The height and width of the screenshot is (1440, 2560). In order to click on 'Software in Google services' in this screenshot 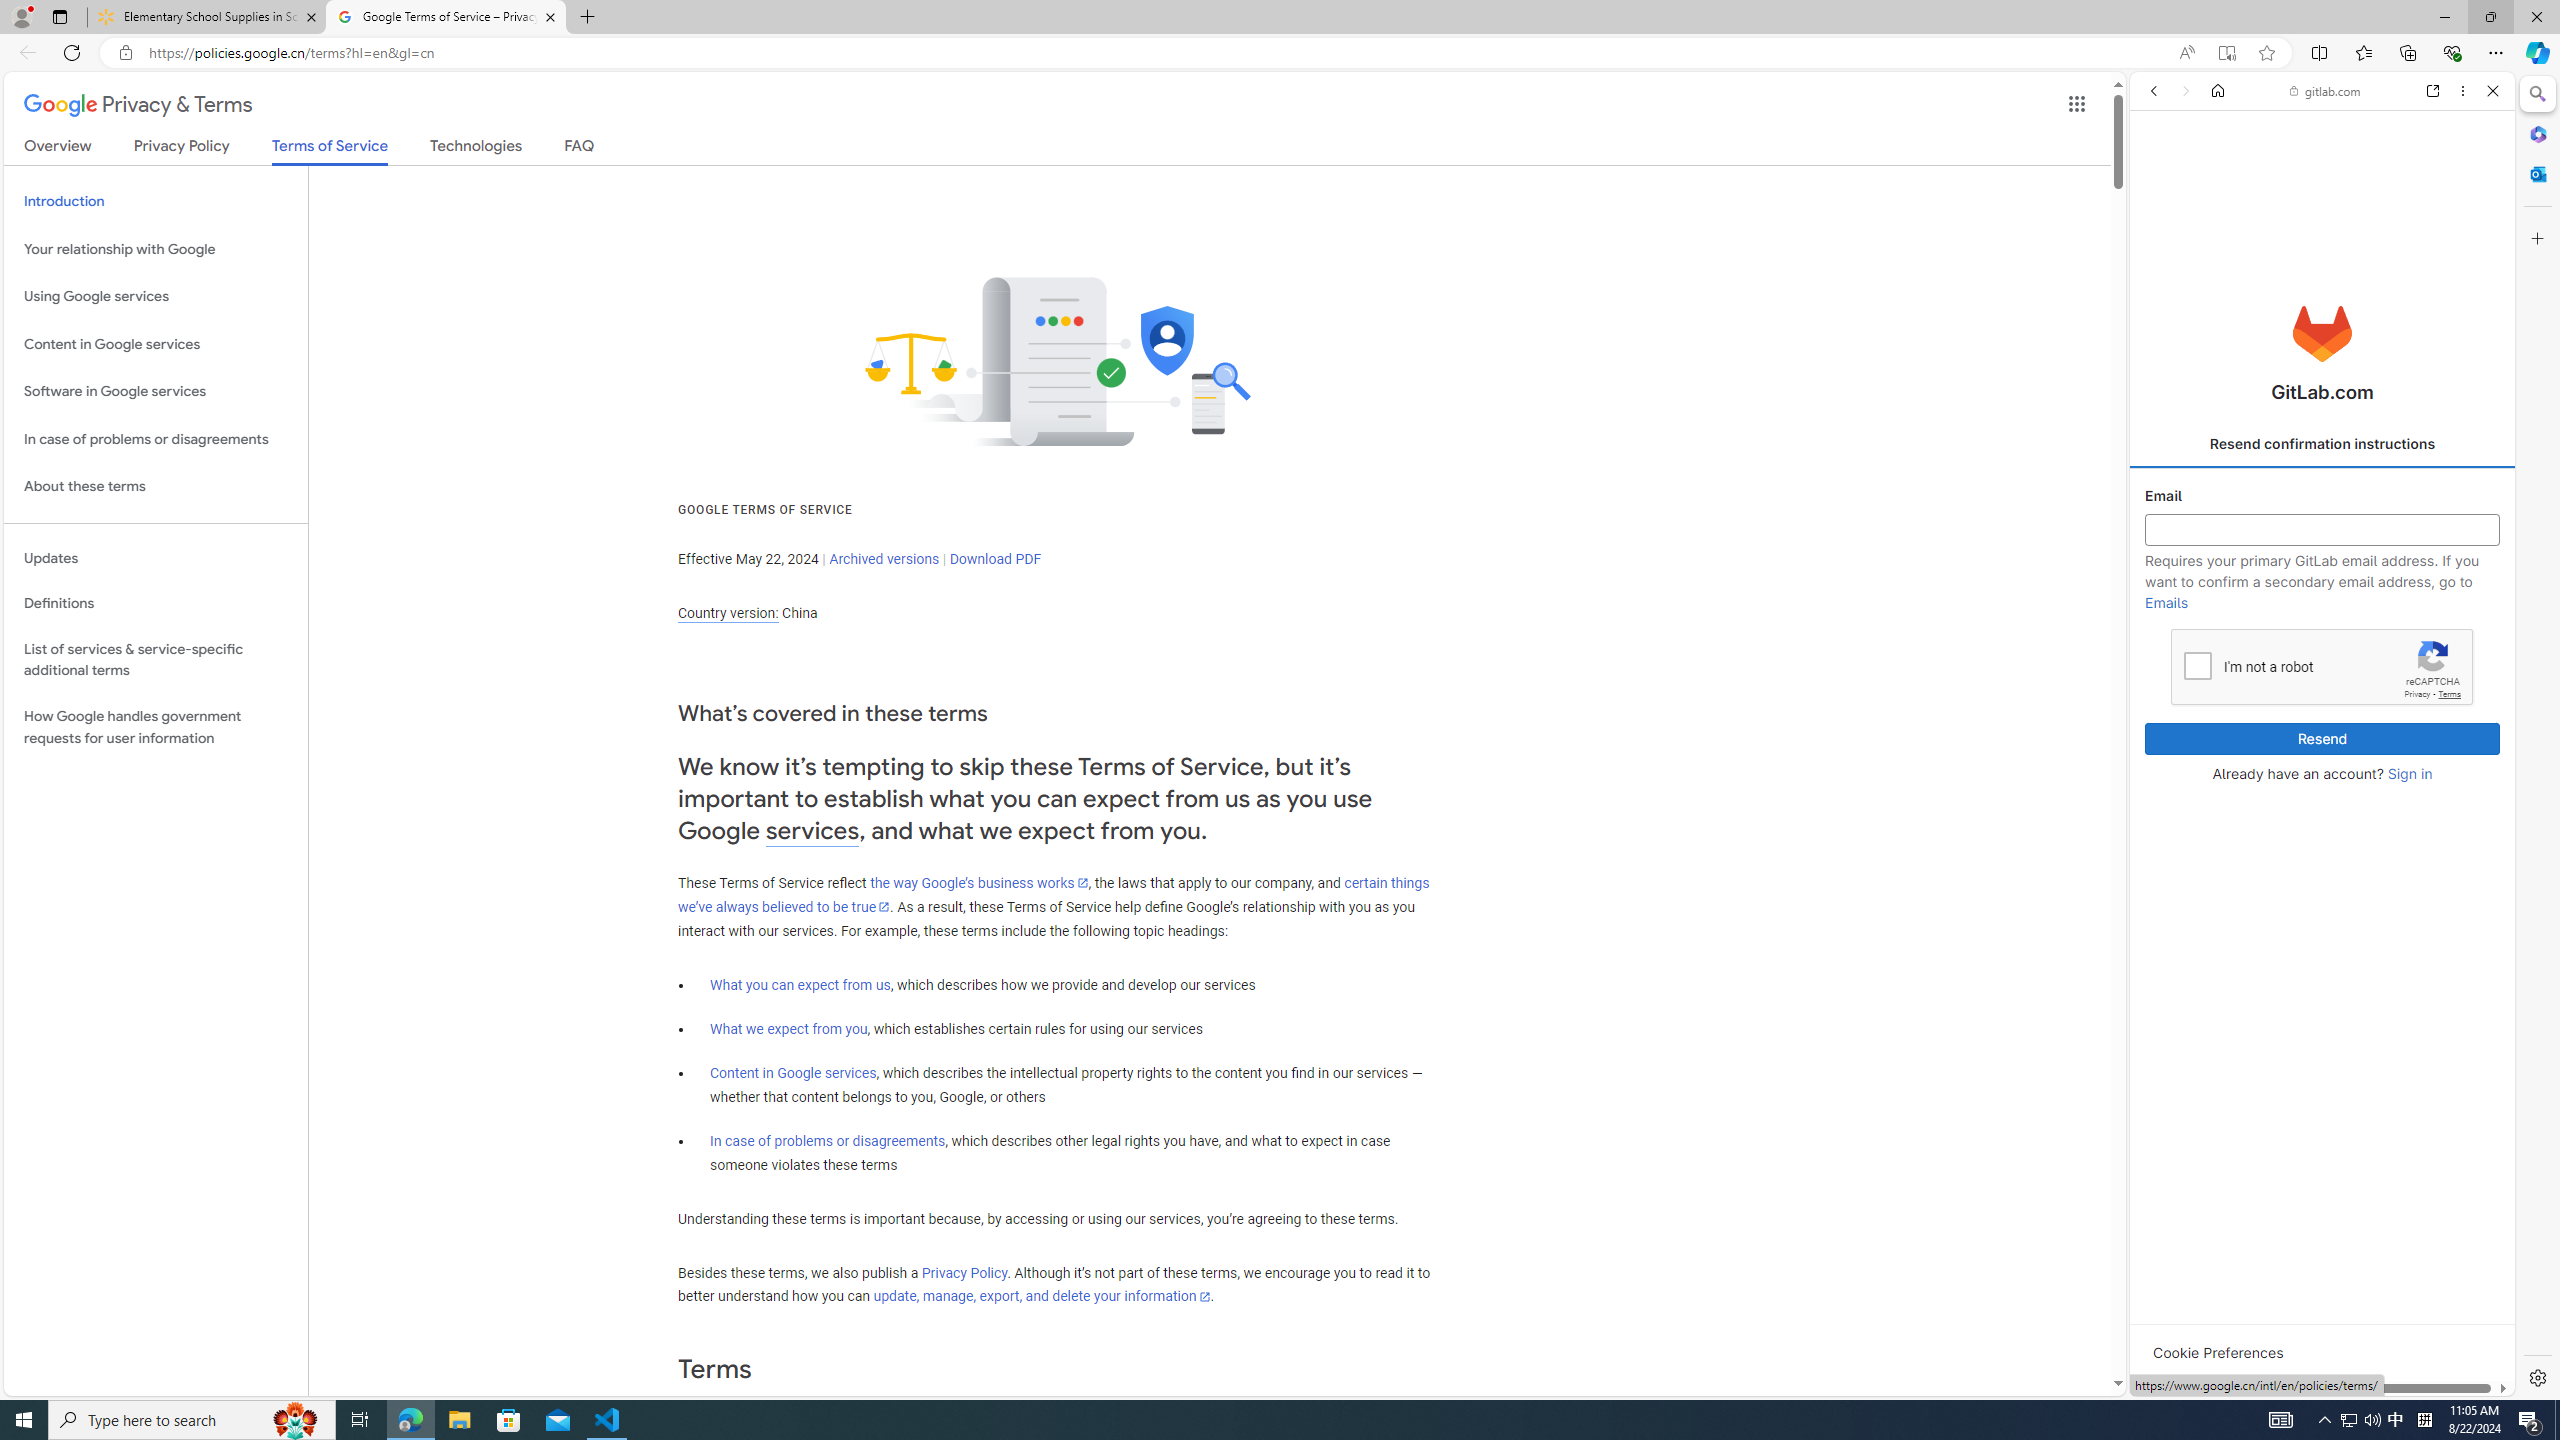, I will do `click(155, 391)`.